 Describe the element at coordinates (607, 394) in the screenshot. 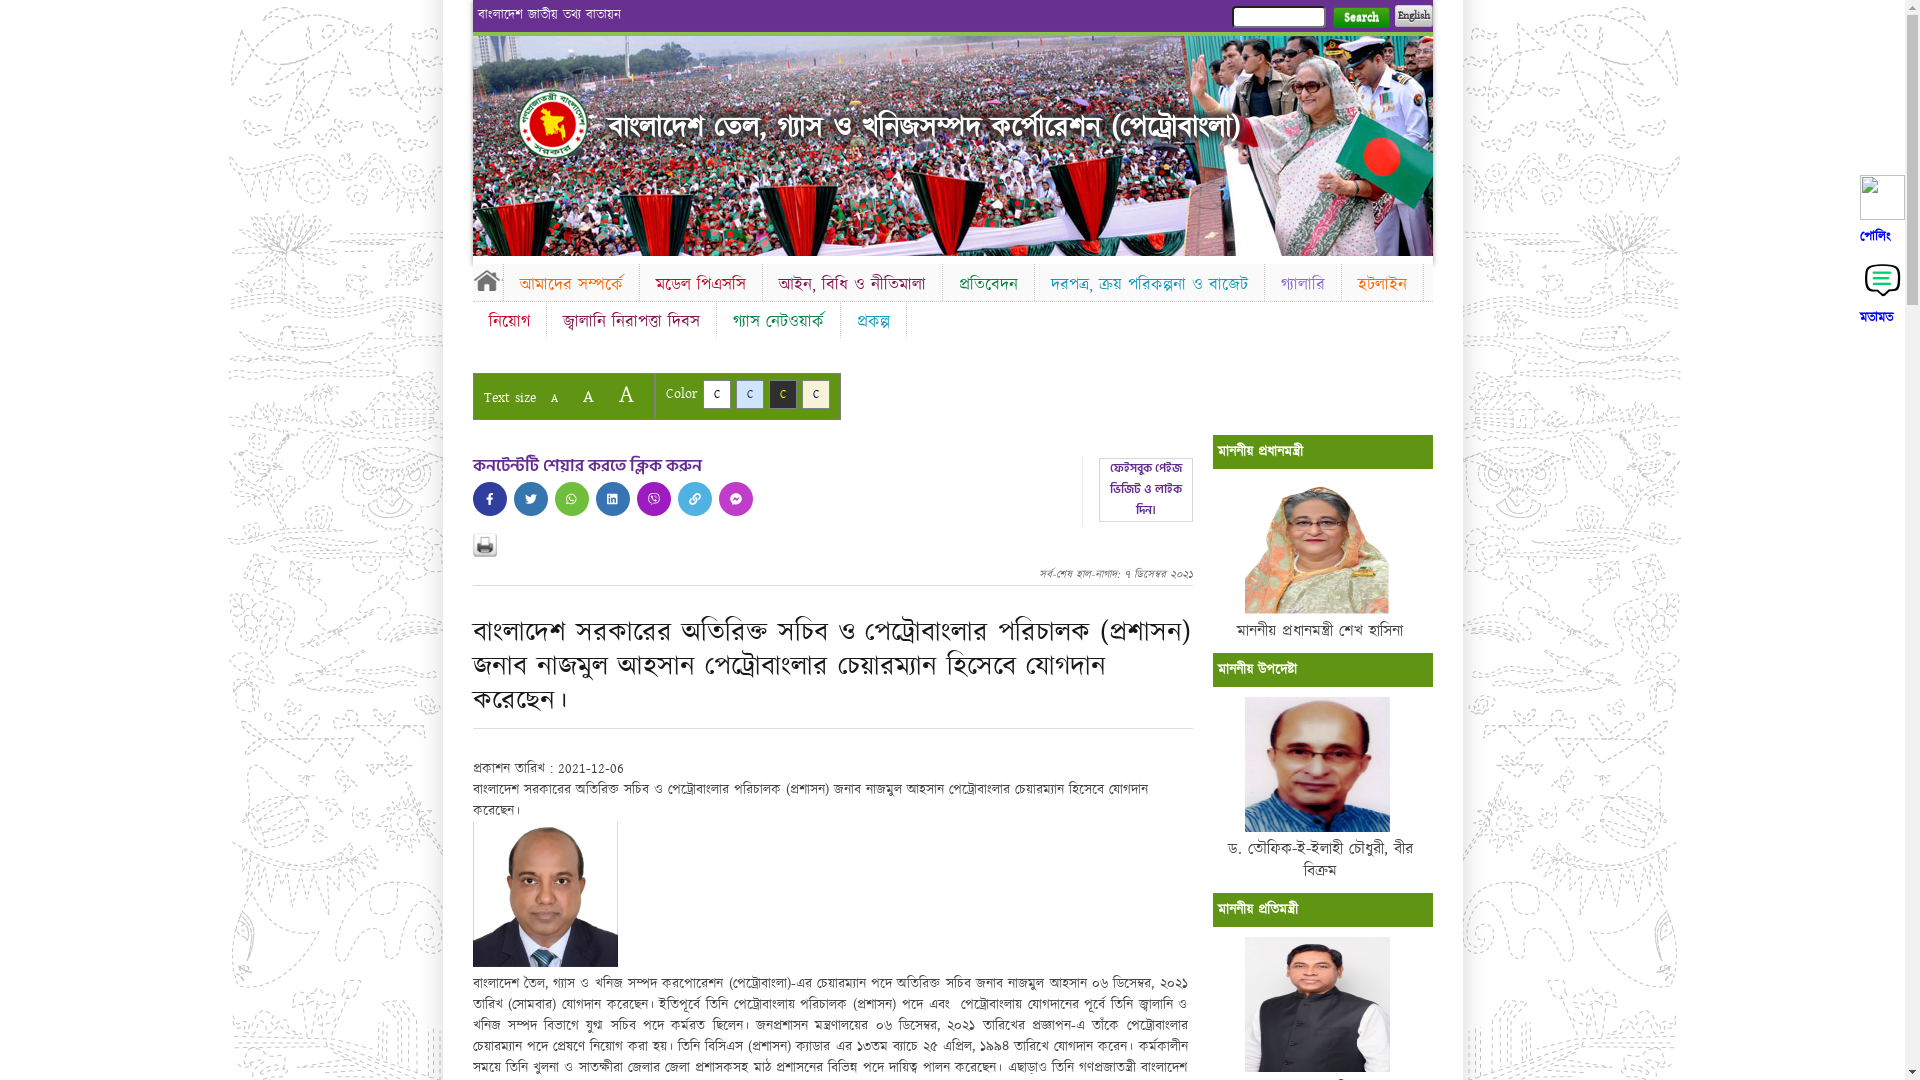

I see `'A'` at that location.